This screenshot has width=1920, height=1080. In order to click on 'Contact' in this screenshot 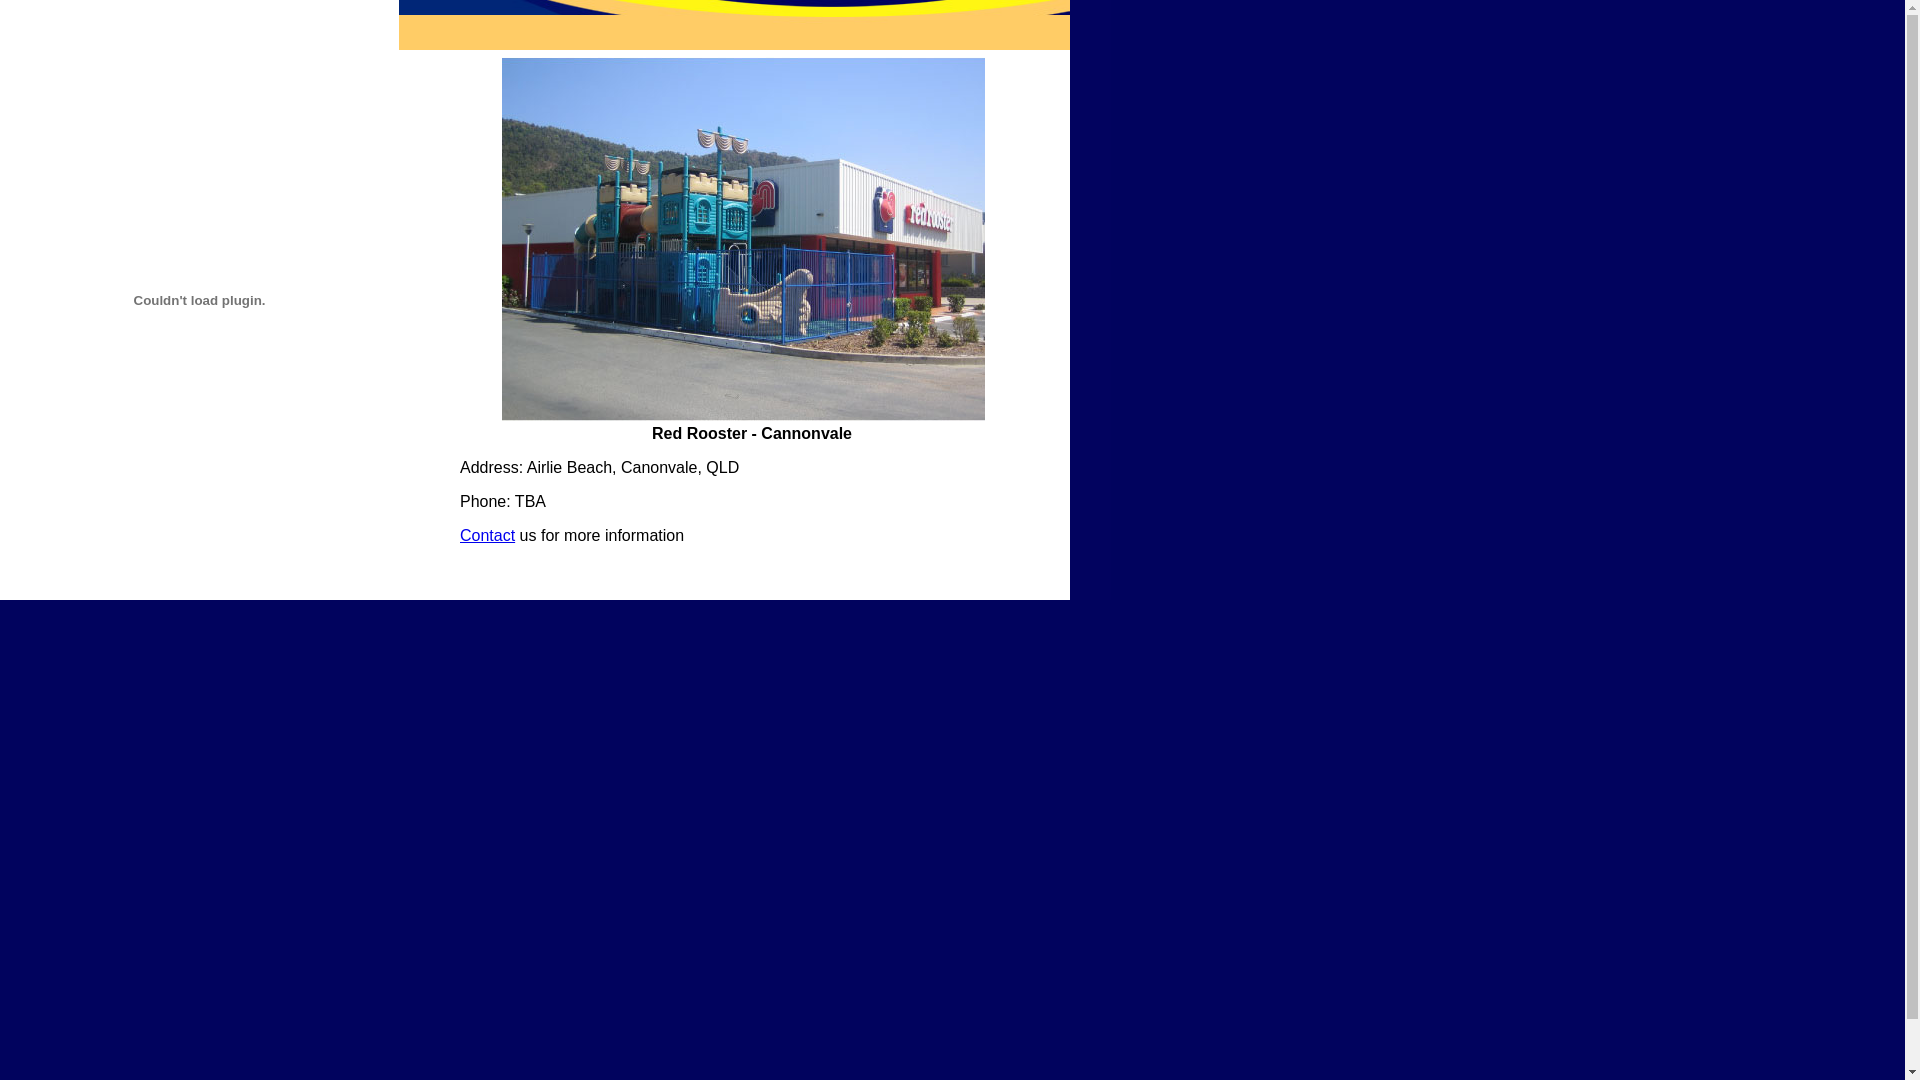, I will do `click(487, 534)`.